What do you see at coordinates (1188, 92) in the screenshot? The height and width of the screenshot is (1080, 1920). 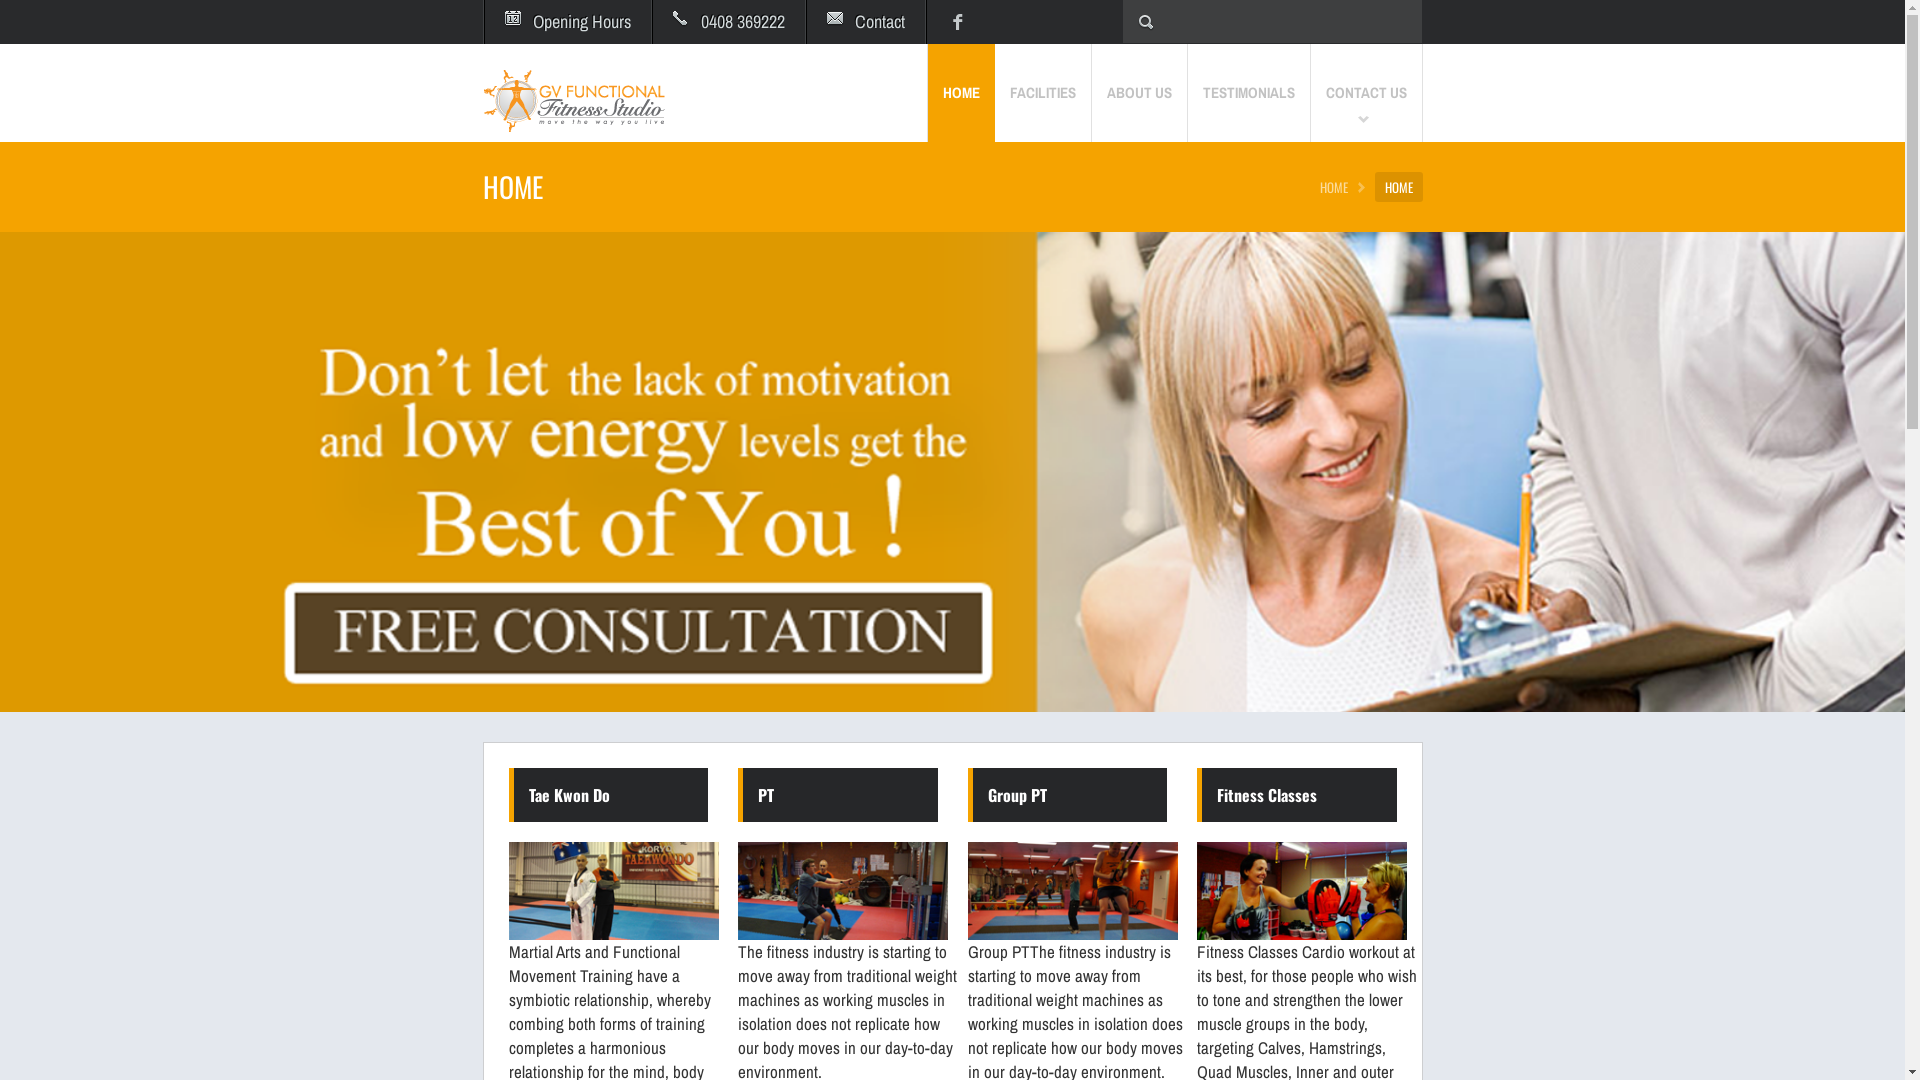 I see `'TESTIMONIALS'` at bounding box center [1188, 92].